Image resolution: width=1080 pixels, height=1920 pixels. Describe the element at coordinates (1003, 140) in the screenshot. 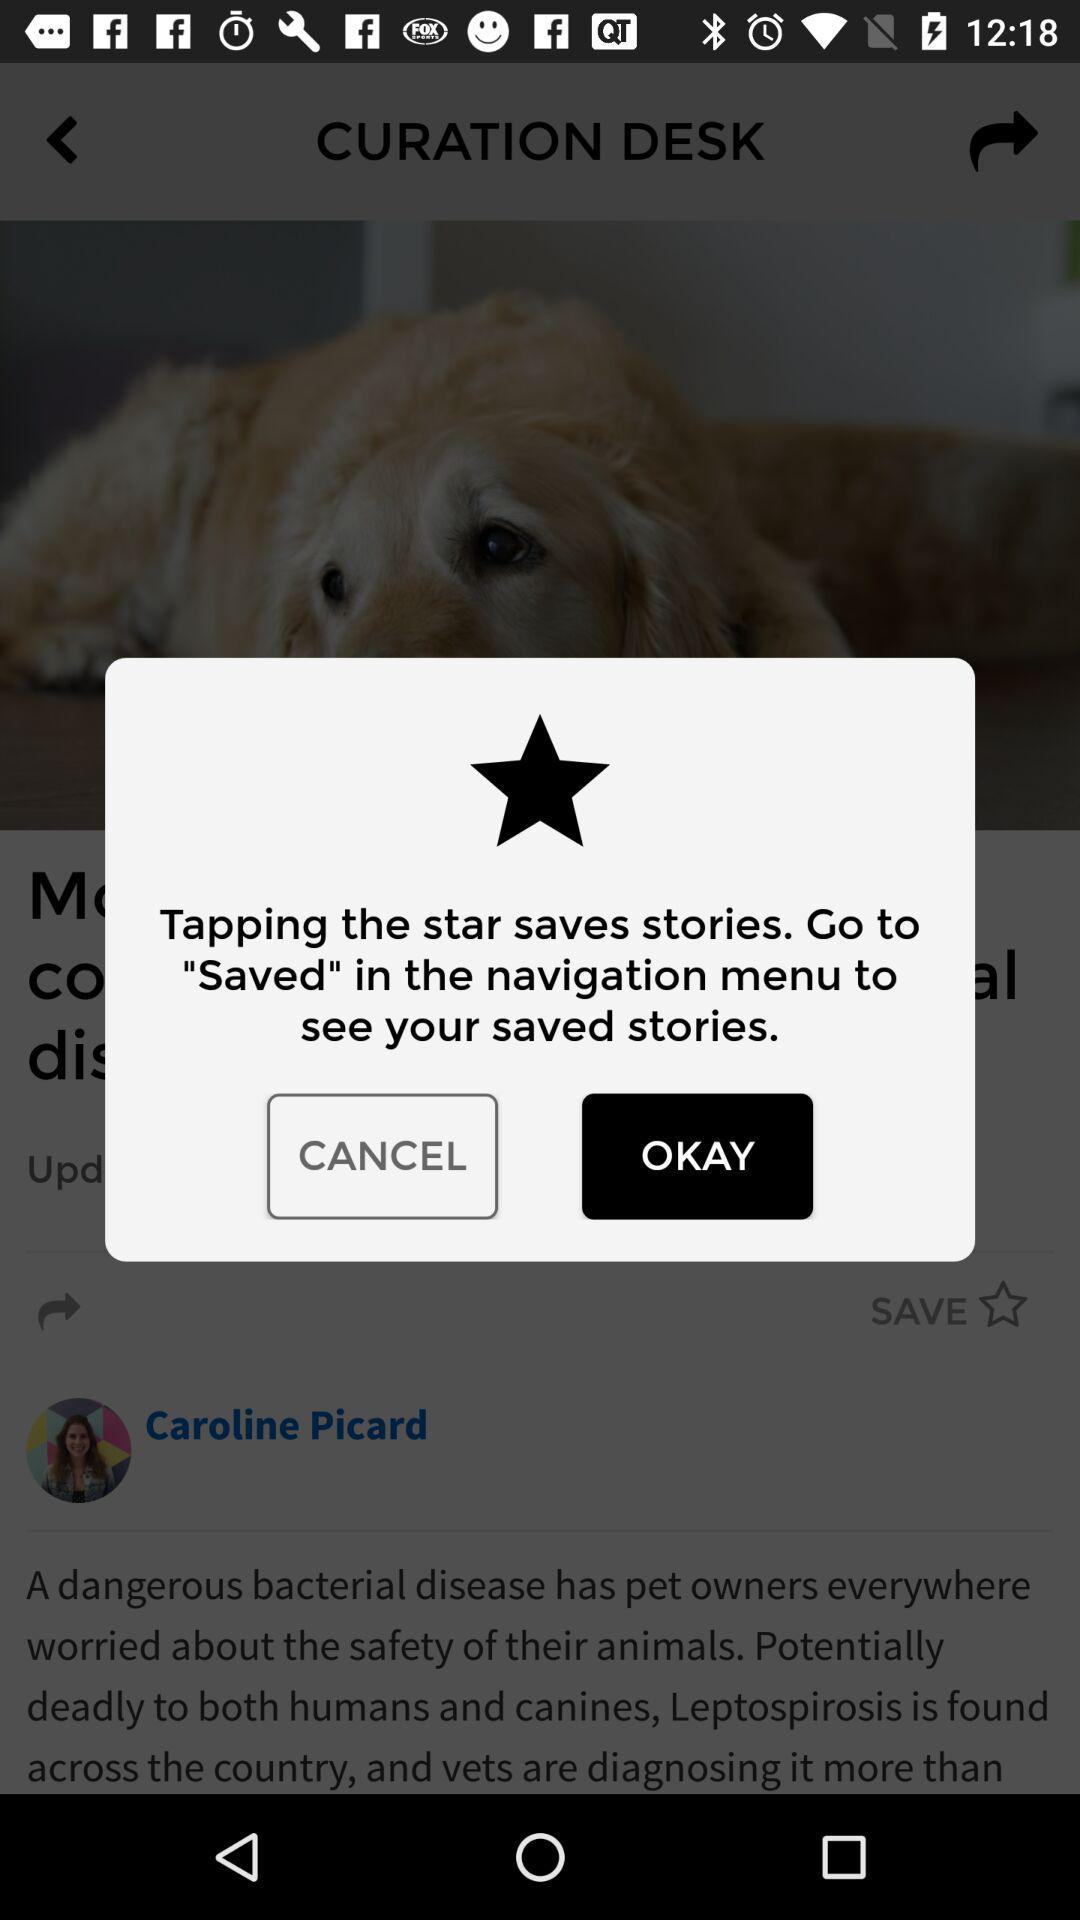

I see `the redo icon` at that location.